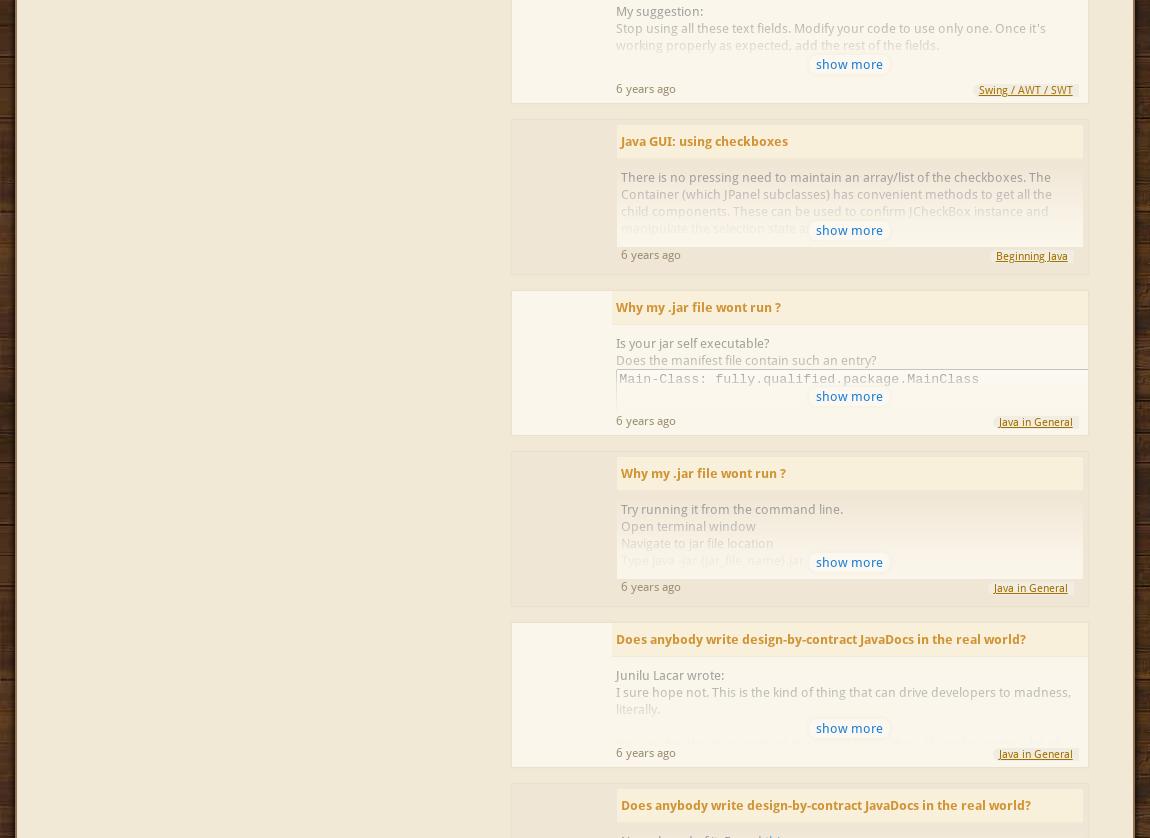 Image resolution: width=1150 pixels, height=838 pixels. Describe the element at coordinates (815, 554) in the screenshot. I see `'http://docs.oracle.com/javase/tutorial/deployment/jar/appman.html'` at that location.